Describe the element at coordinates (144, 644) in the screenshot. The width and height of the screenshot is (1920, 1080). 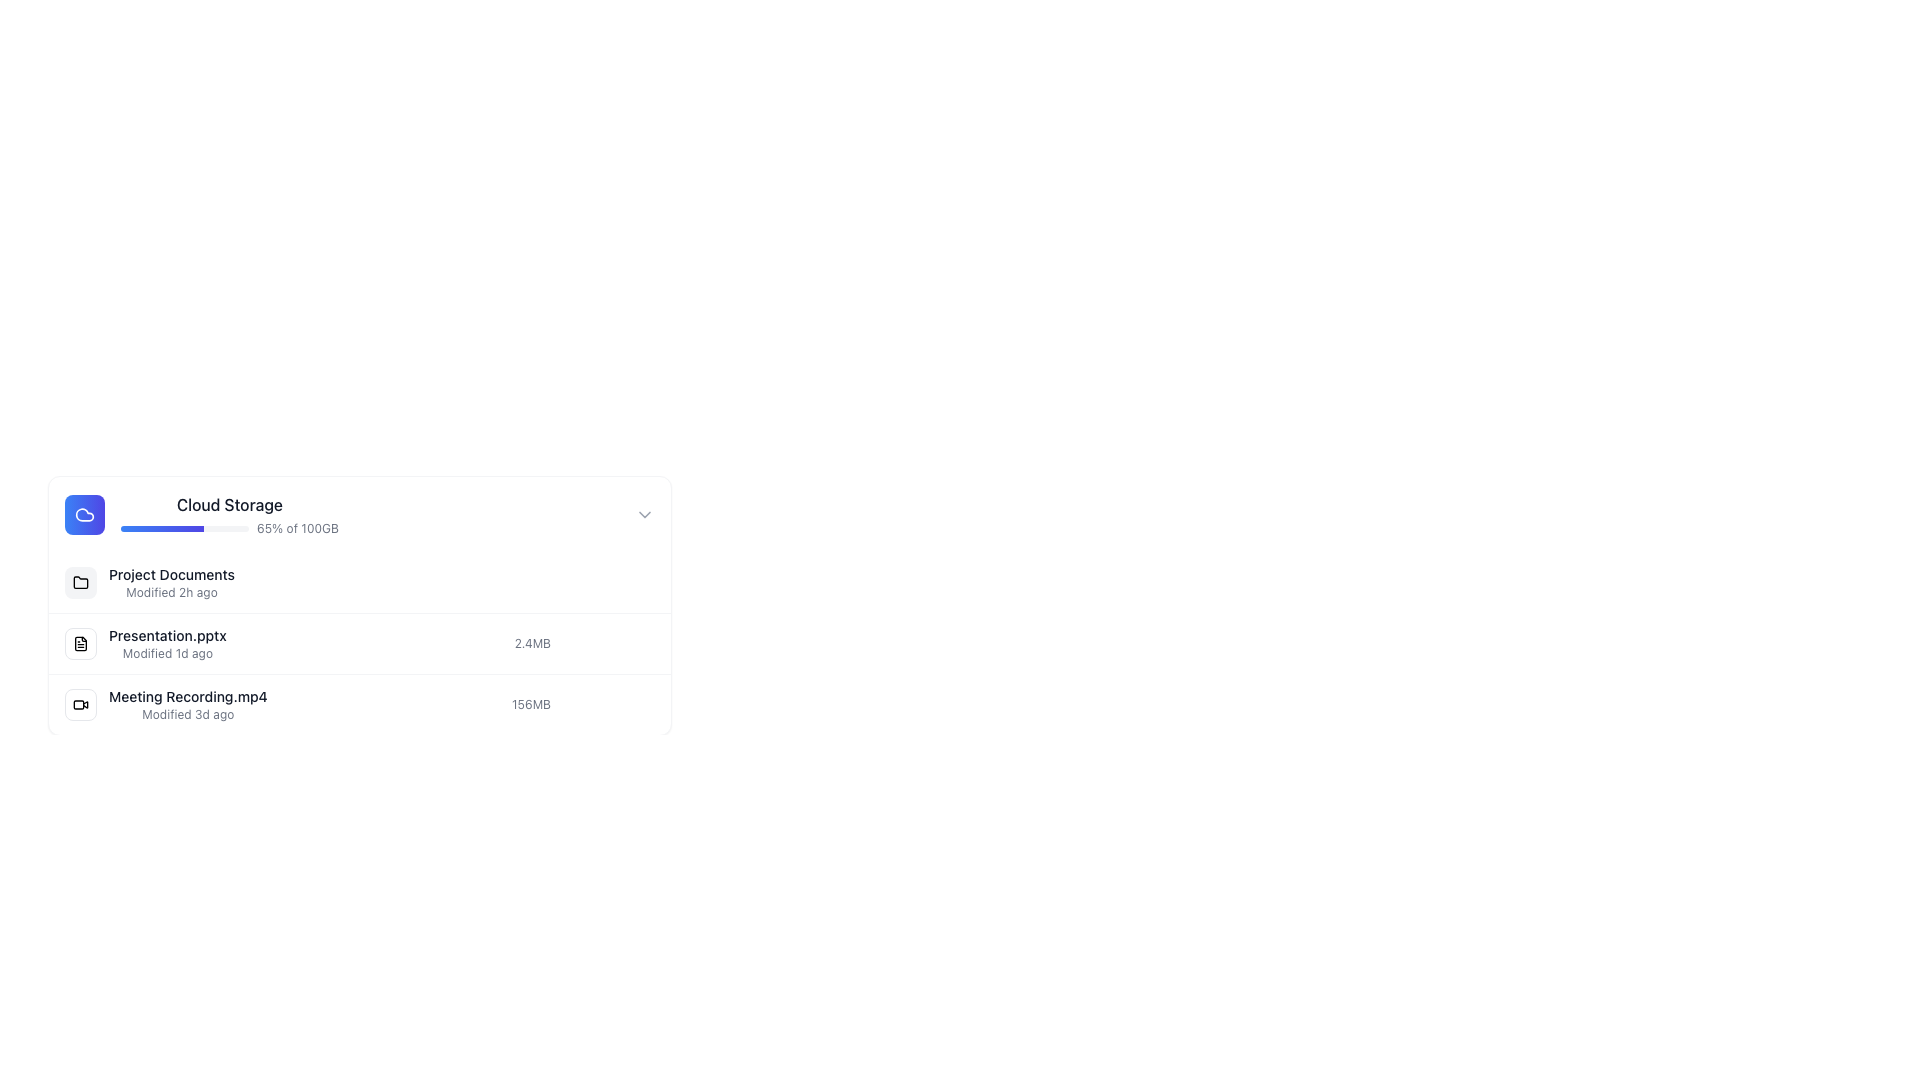
I see `the file list entry located between 'Project Documents' and 'Meeting Recording.mp4'` at that location.